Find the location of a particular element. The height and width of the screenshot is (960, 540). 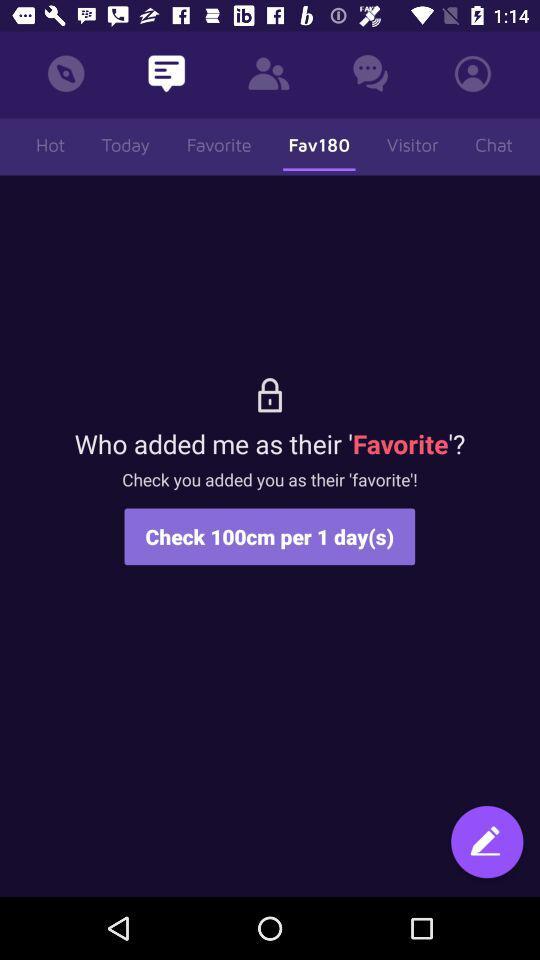

the icon below check you added is located at coordinates (269, 535).